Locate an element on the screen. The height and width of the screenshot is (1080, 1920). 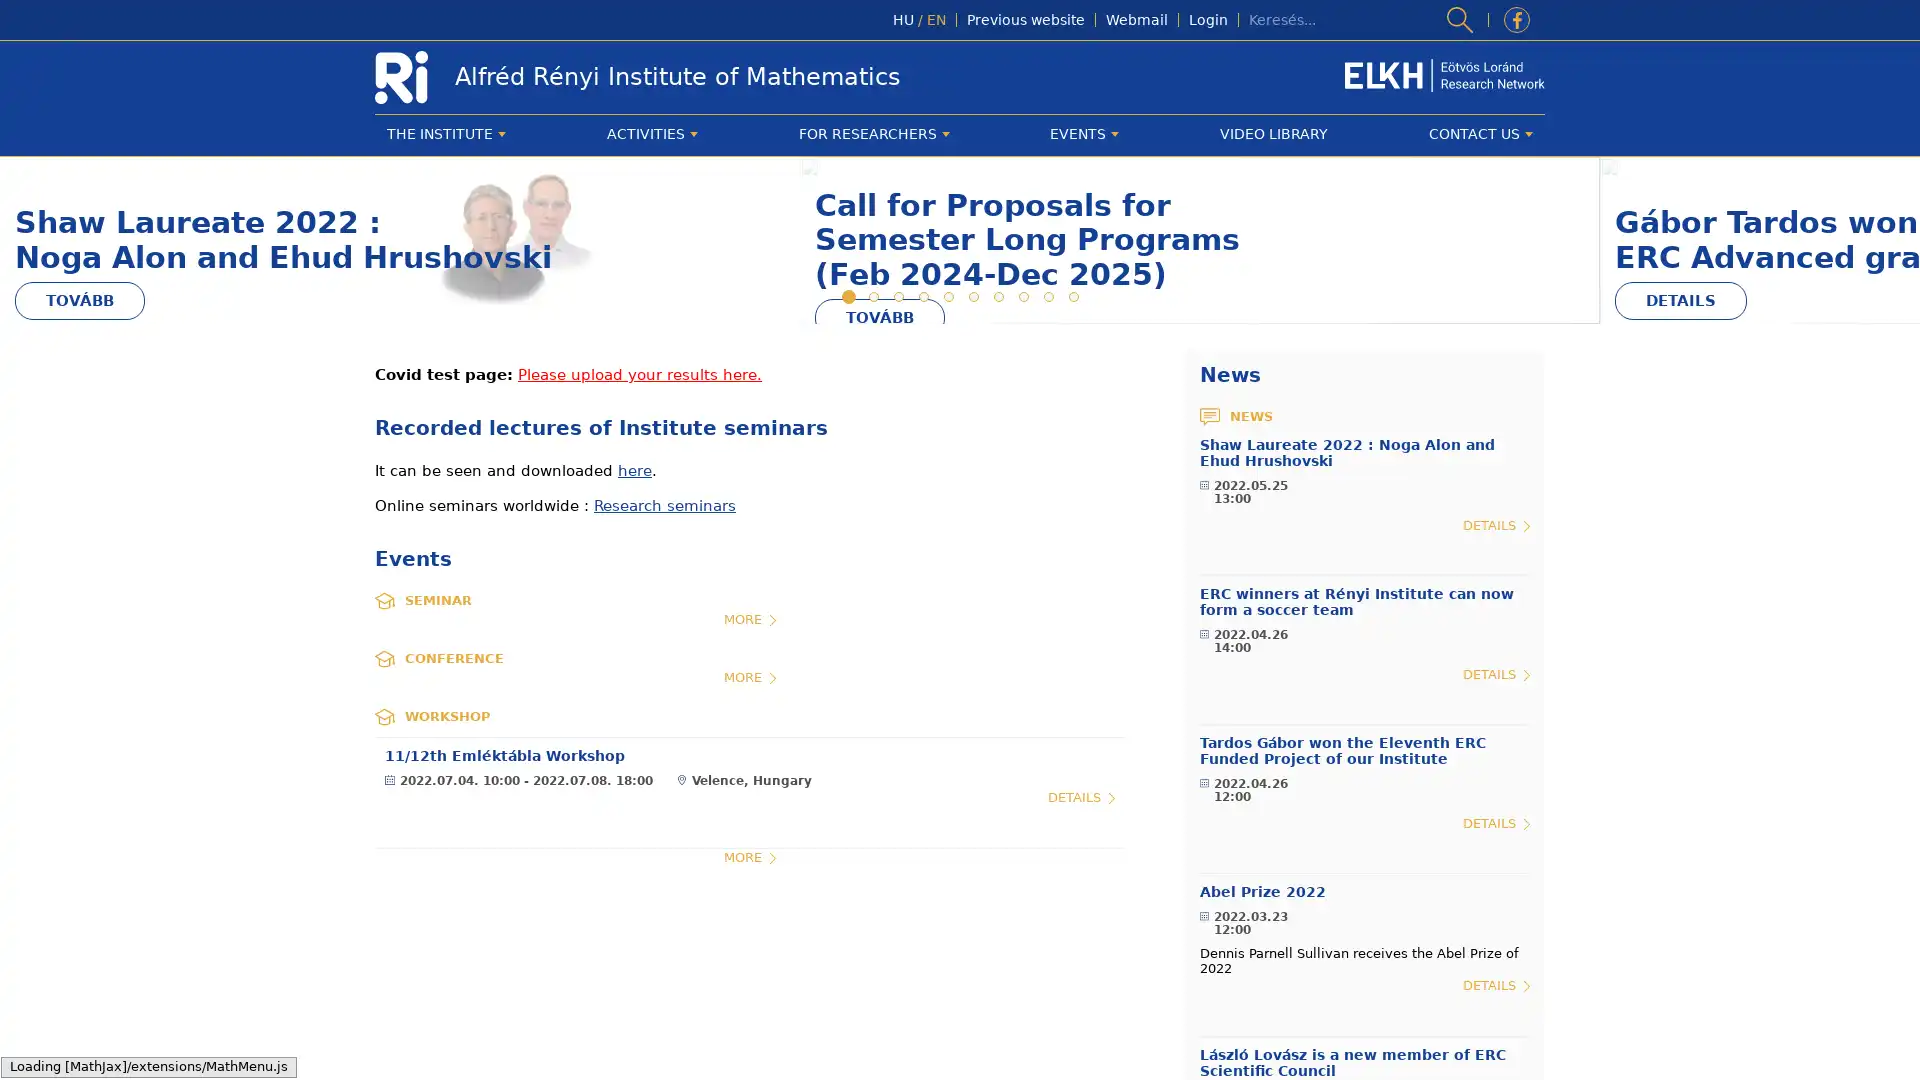
5 is located at coordinates (946, 527).